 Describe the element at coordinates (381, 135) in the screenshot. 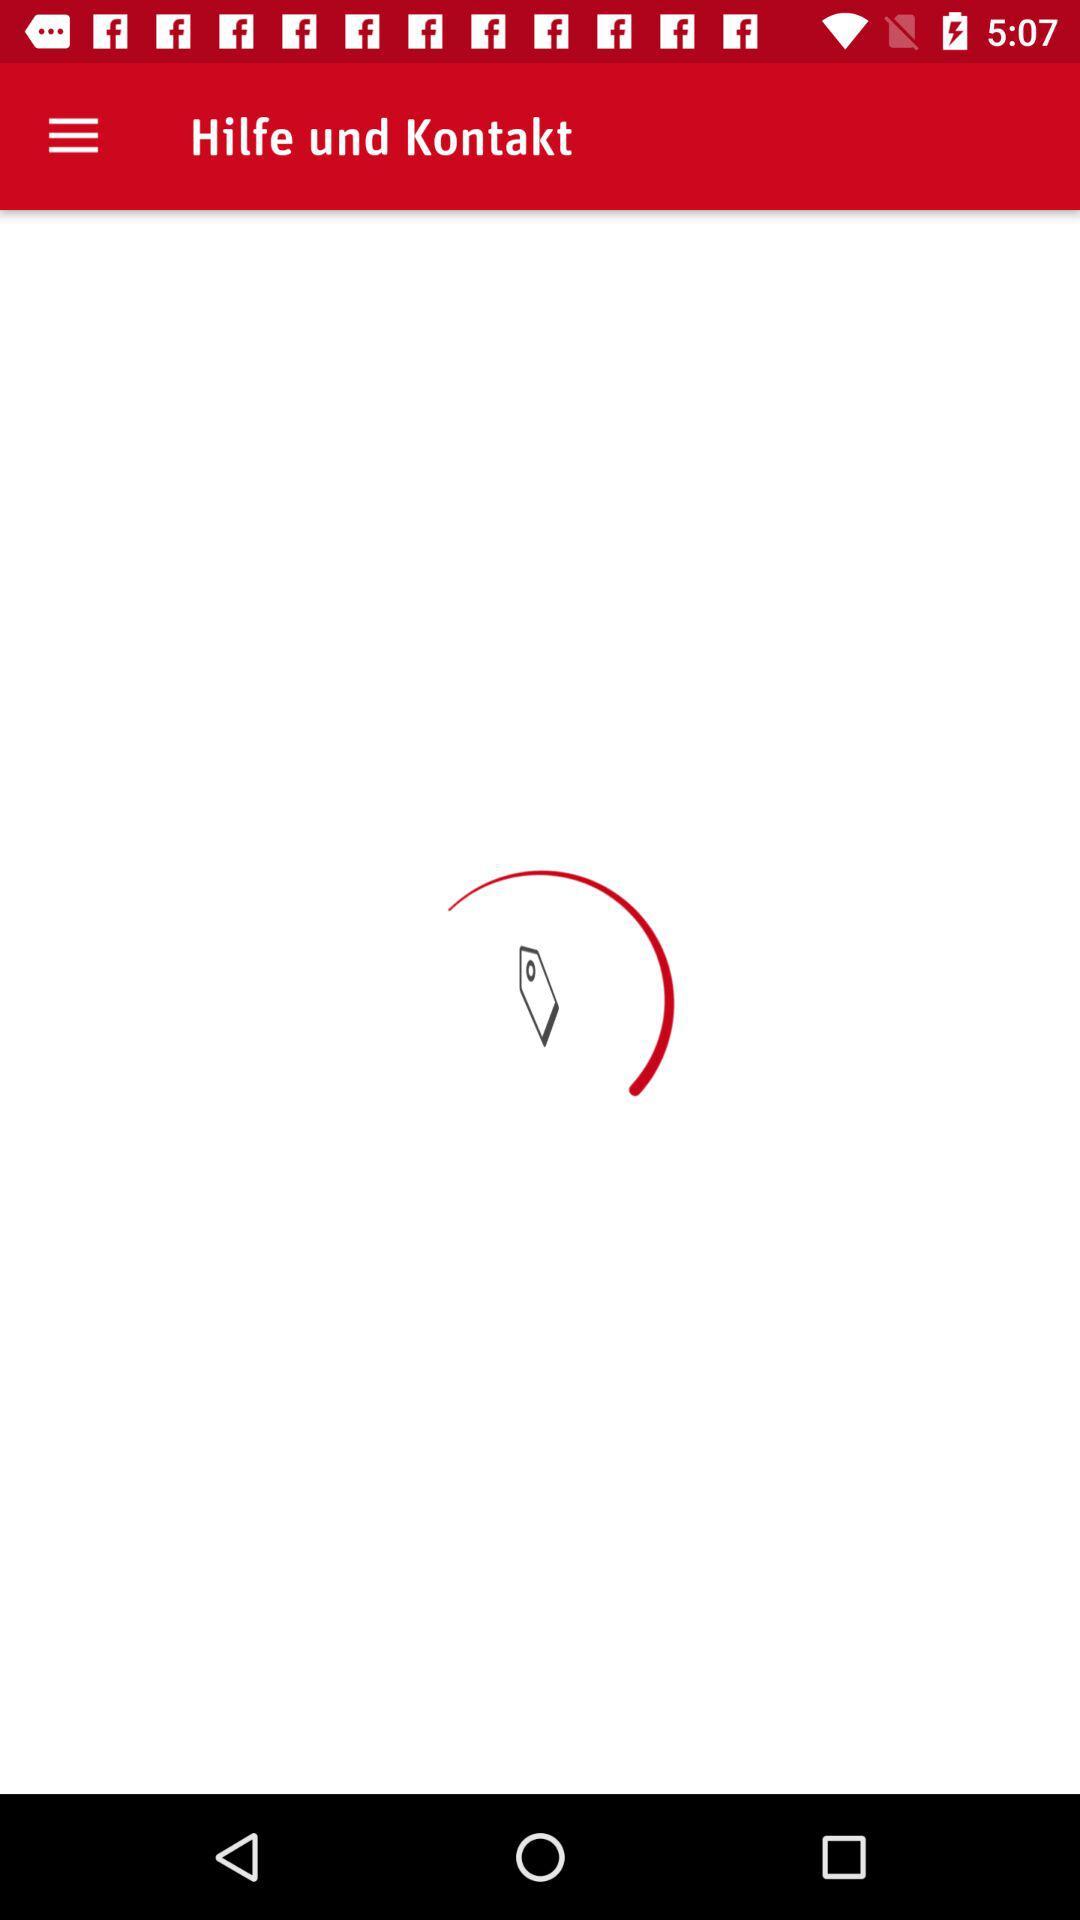

I see `the hilfe und kontakt` at that location.